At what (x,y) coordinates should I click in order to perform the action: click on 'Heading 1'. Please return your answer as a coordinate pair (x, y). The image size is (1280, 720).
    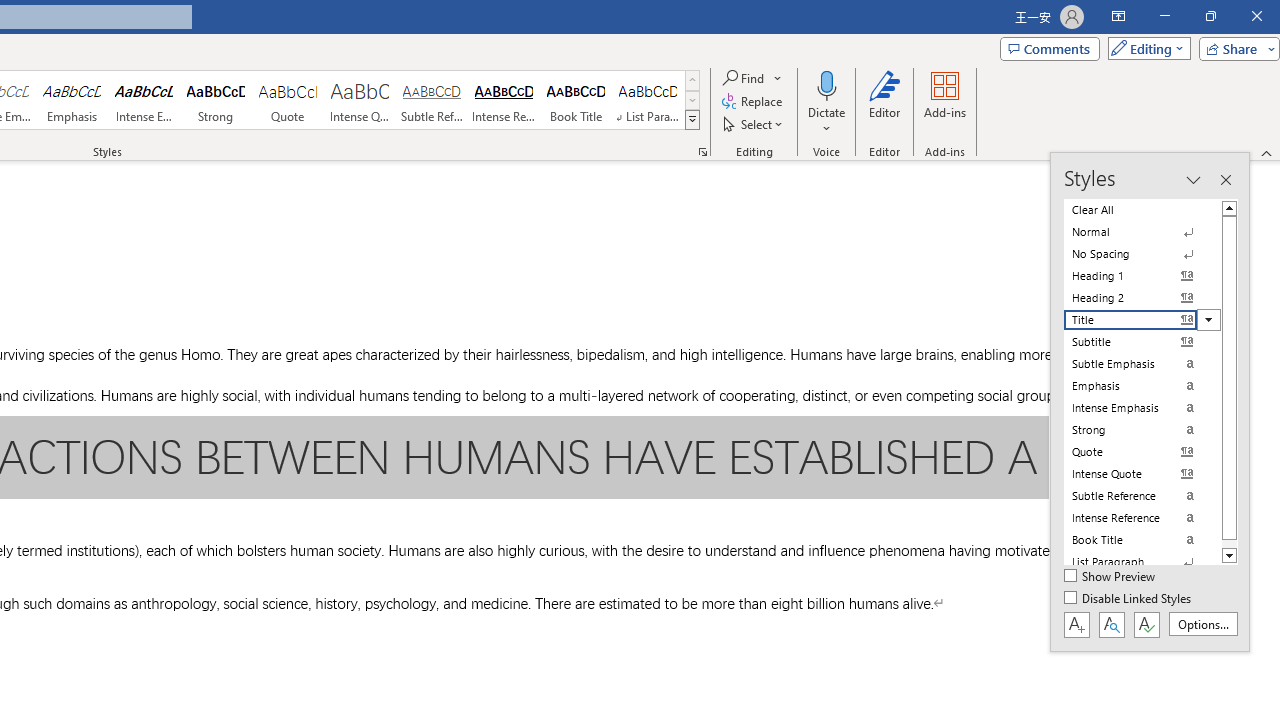
    Looking at the image, I should click on (1142, 276).